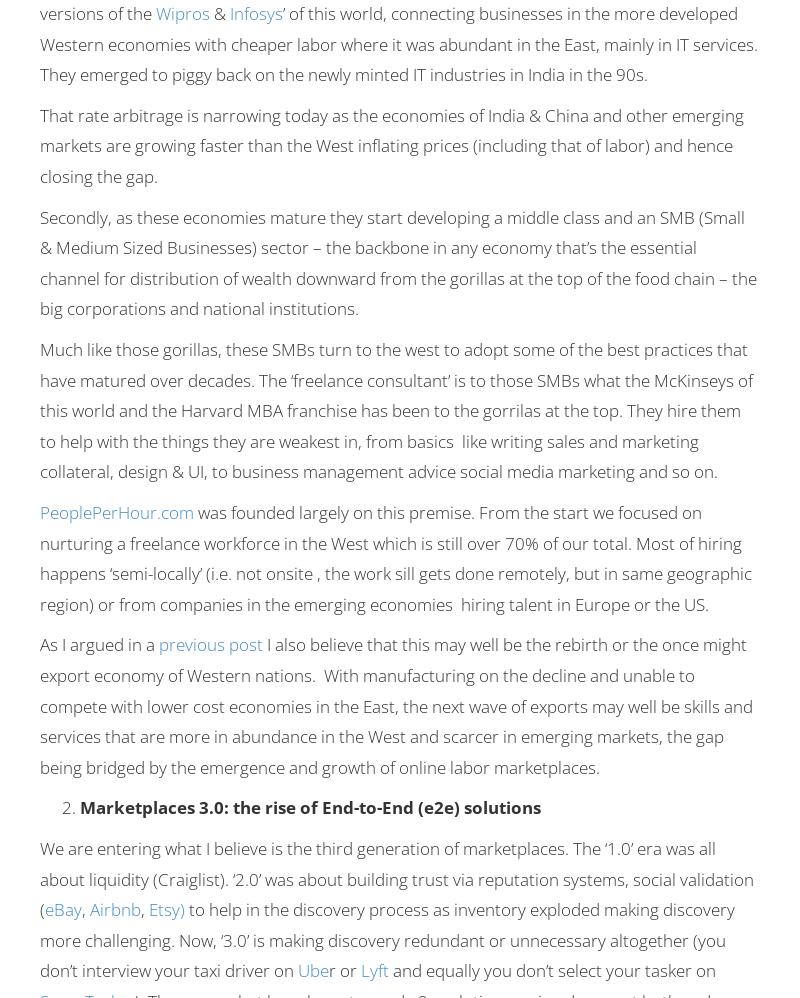 The width and height of the screenshot is (800, 998). What do you see at coordinates (395, 410) in the screenshot?
I see `'Much like those gorillas, these SMBs turn to the west to adopt some of the best practices that have matured over decades. The ‘freelance consultant’ is to those SMBs what the McKinseys of this world and the Harvard MBA franchise has been to the gorrilas at the top. They hire them to help with the things they are weakest in, from basics  like writing sales and marketing collateral, design & UI, to business management advice social media marketing and so on.'` at bounding box center [395, 410].